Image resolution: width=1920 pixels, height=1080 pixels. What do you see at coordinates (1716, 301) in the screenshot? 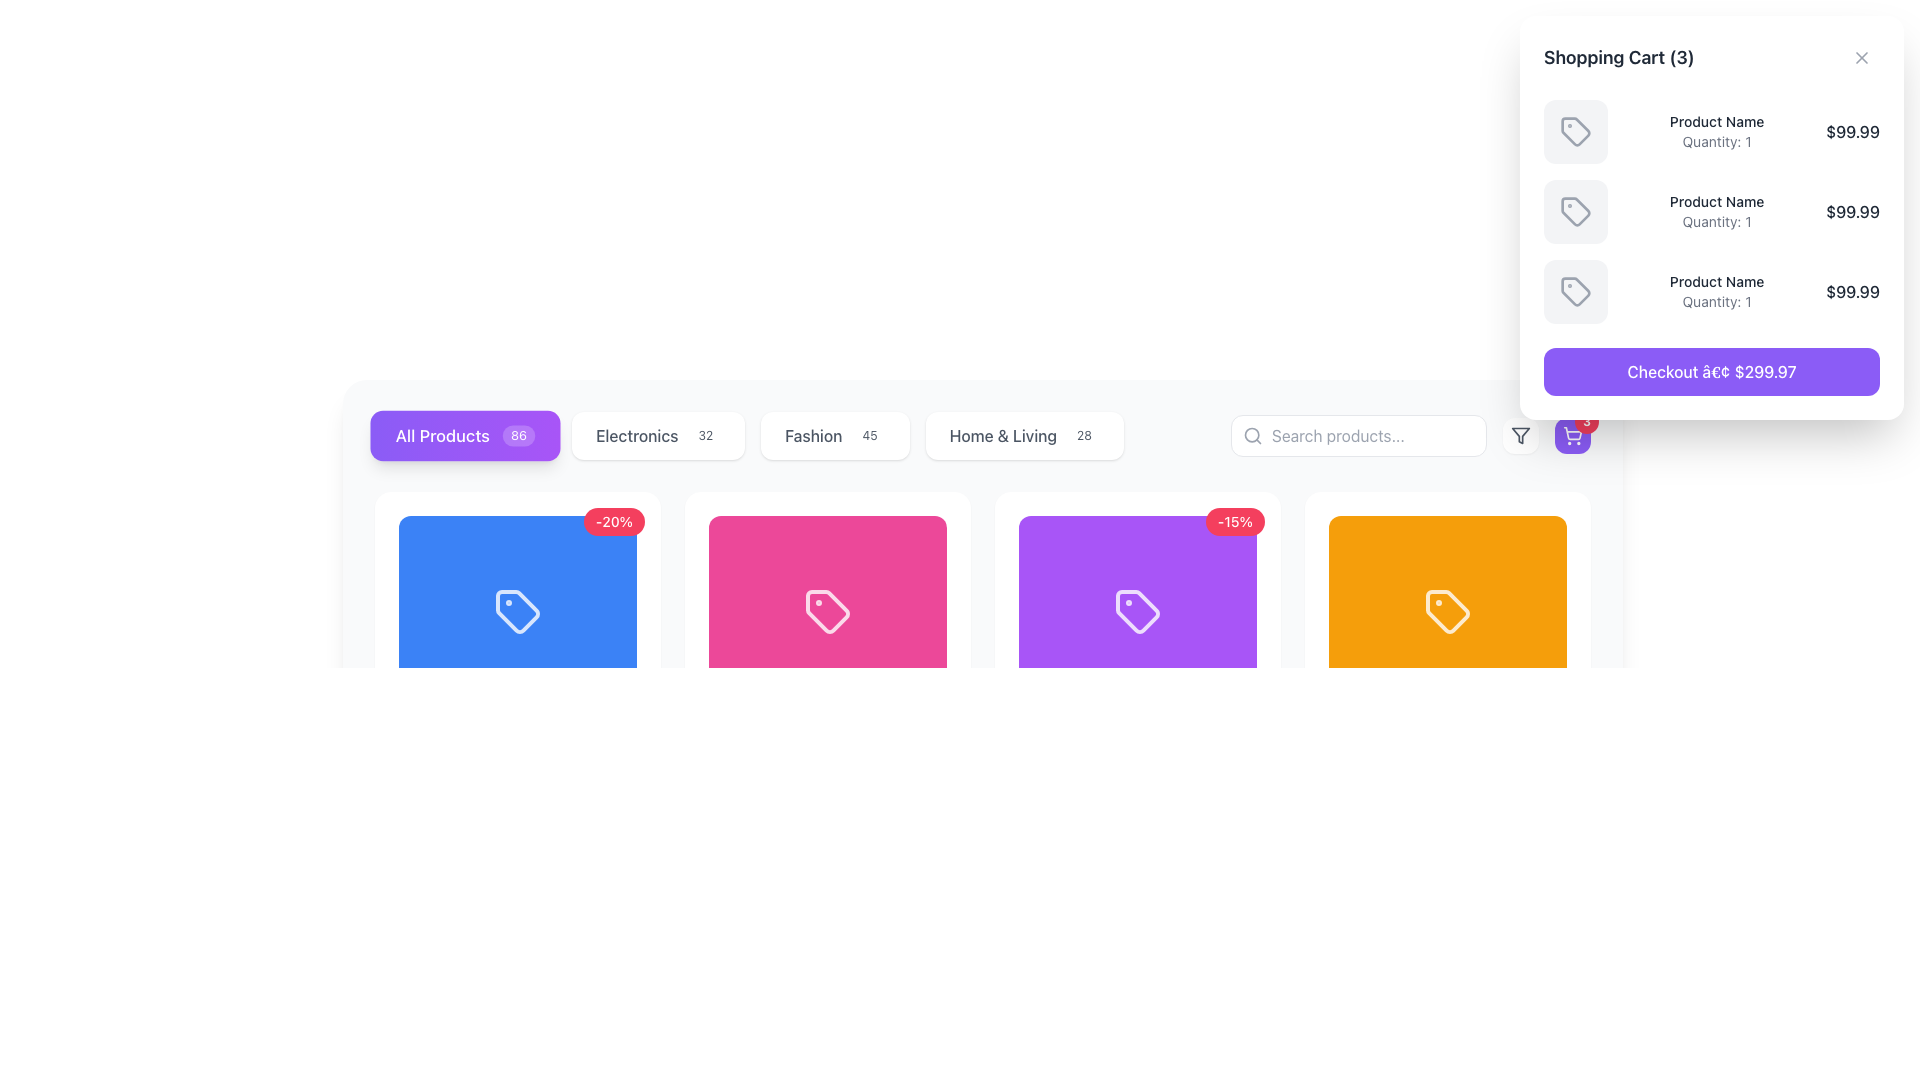
I see `the static text label that indicates the quantity of the respective product in the shopping cart, located below 'Product Name' and above the price '$99.99'` at bounding box center [1716, 301].